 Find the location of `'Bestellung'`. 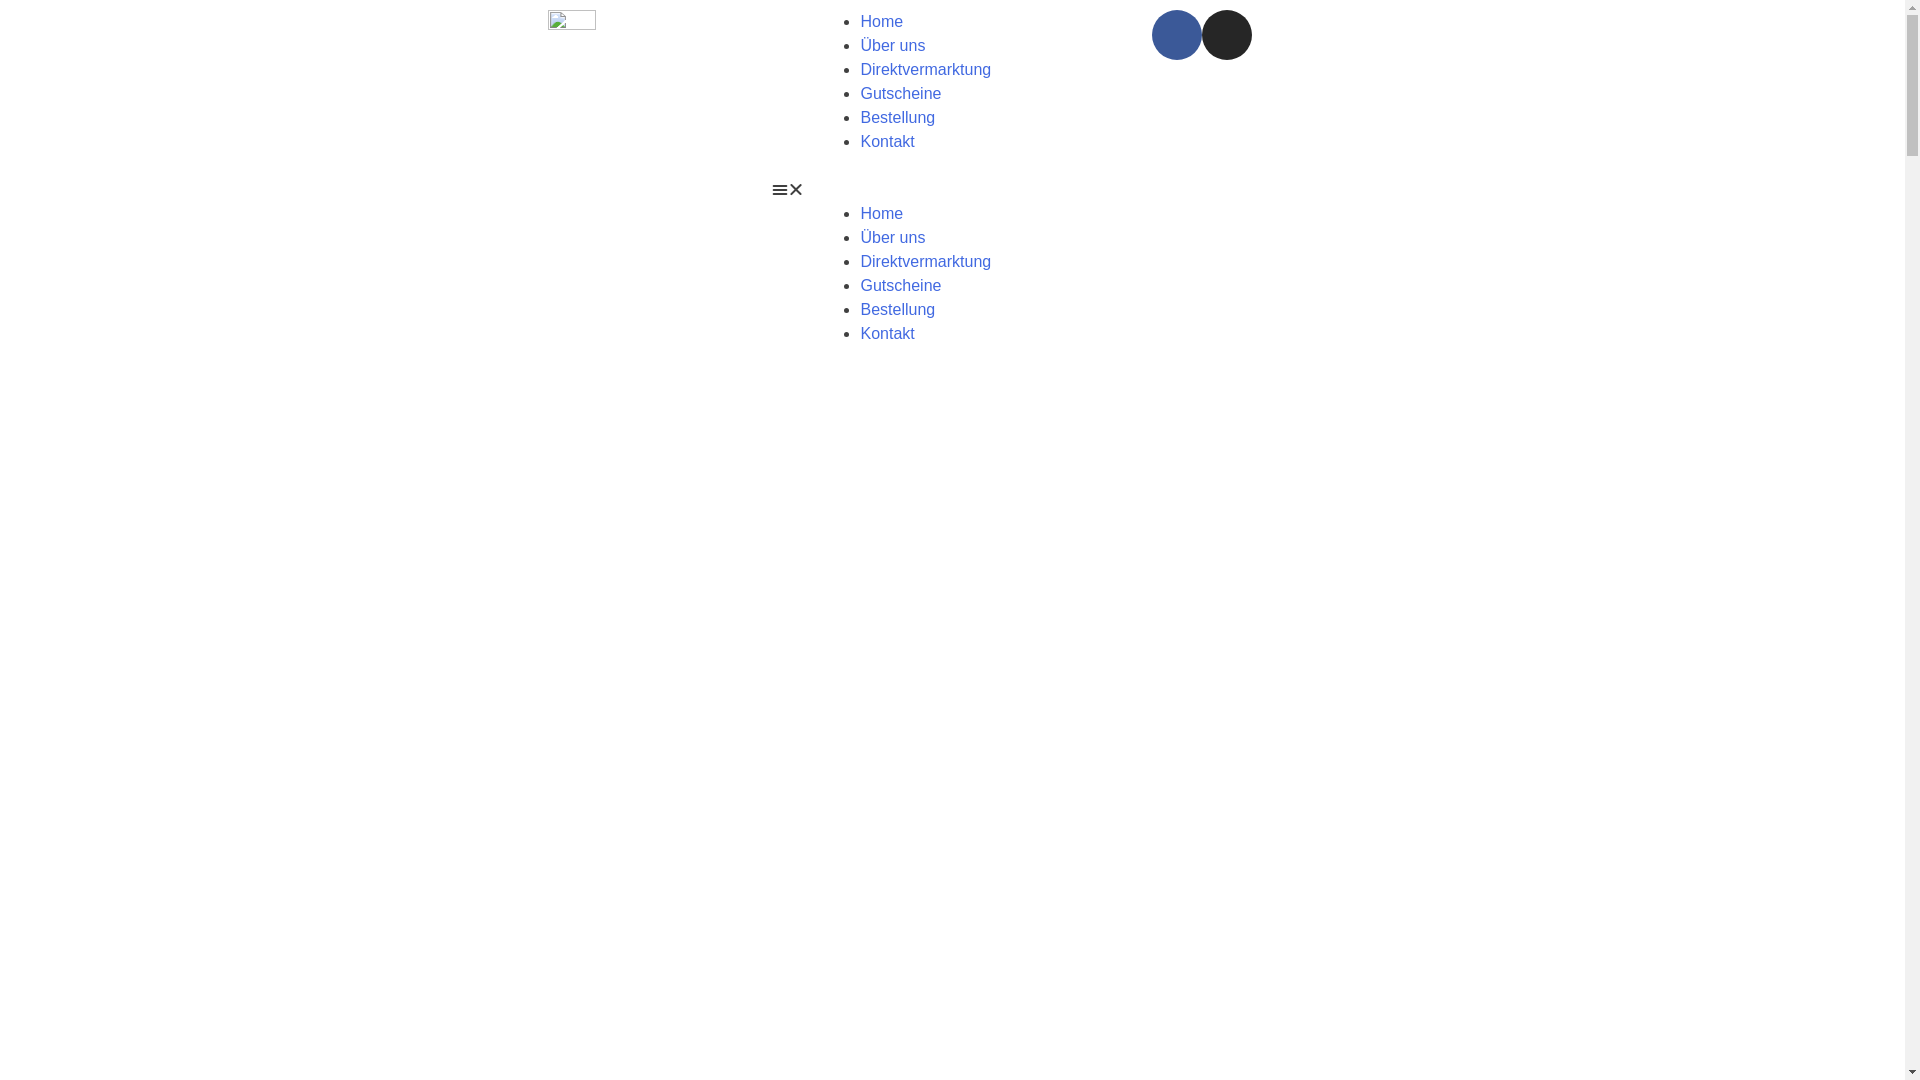

'Bestellung' is located at coordinates (896, 117).